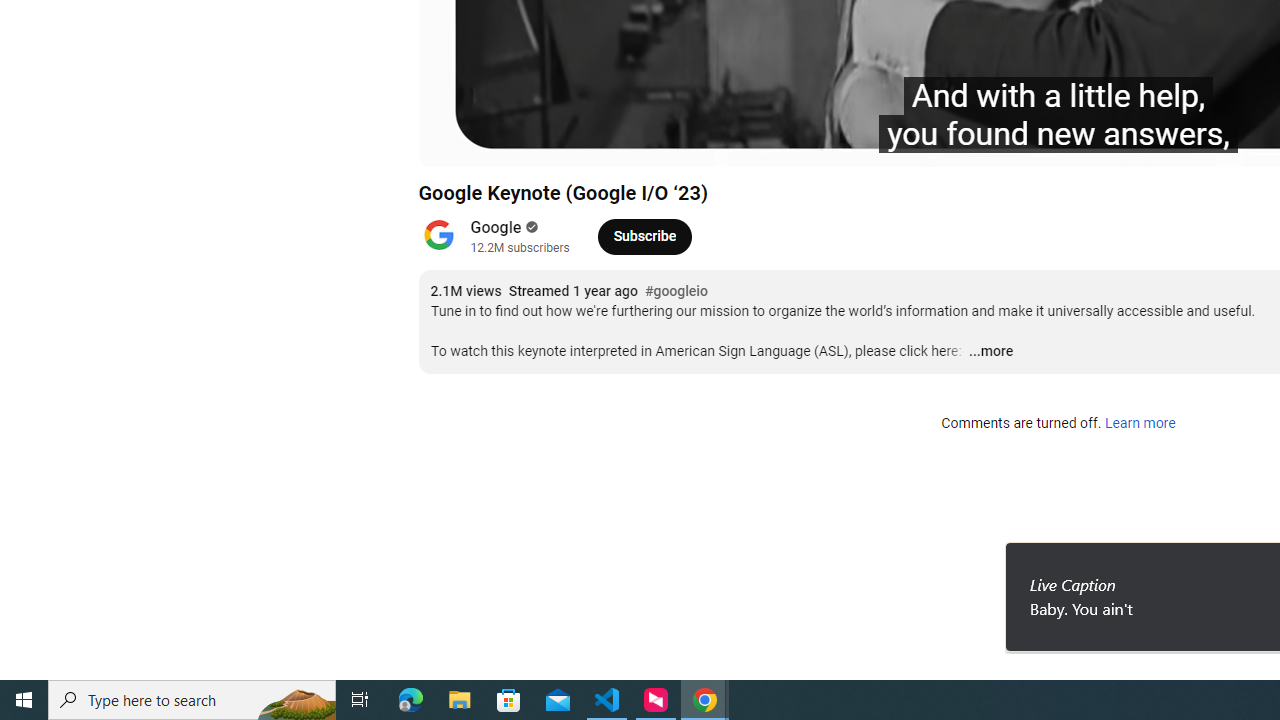  What do you see at coordinates (500, 141) in the screenshot?
I see `'Next (SHIFT+n)'` at bounding box center [500, 141].